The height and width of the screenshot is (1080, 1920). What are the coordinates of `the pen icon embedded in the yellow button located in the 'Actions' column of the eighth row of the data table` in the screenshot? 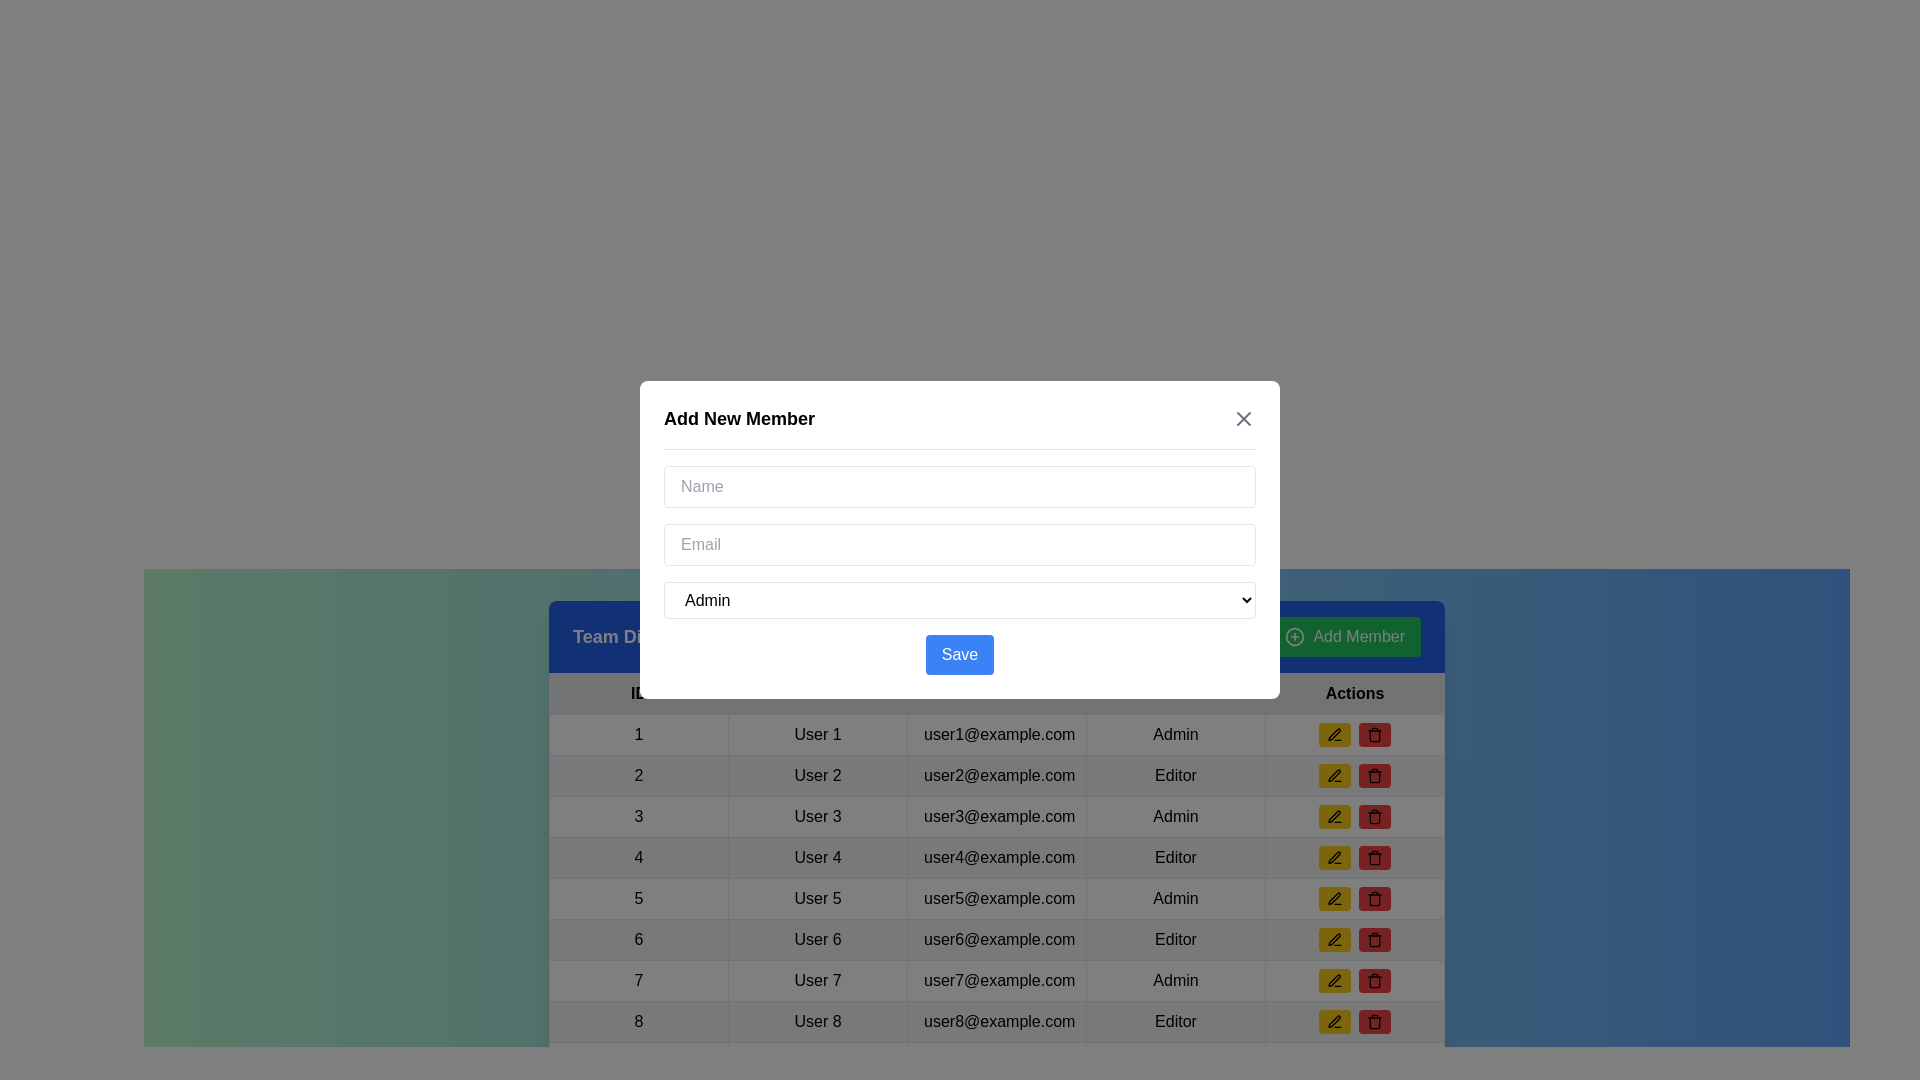 It's located at (1334, 979).